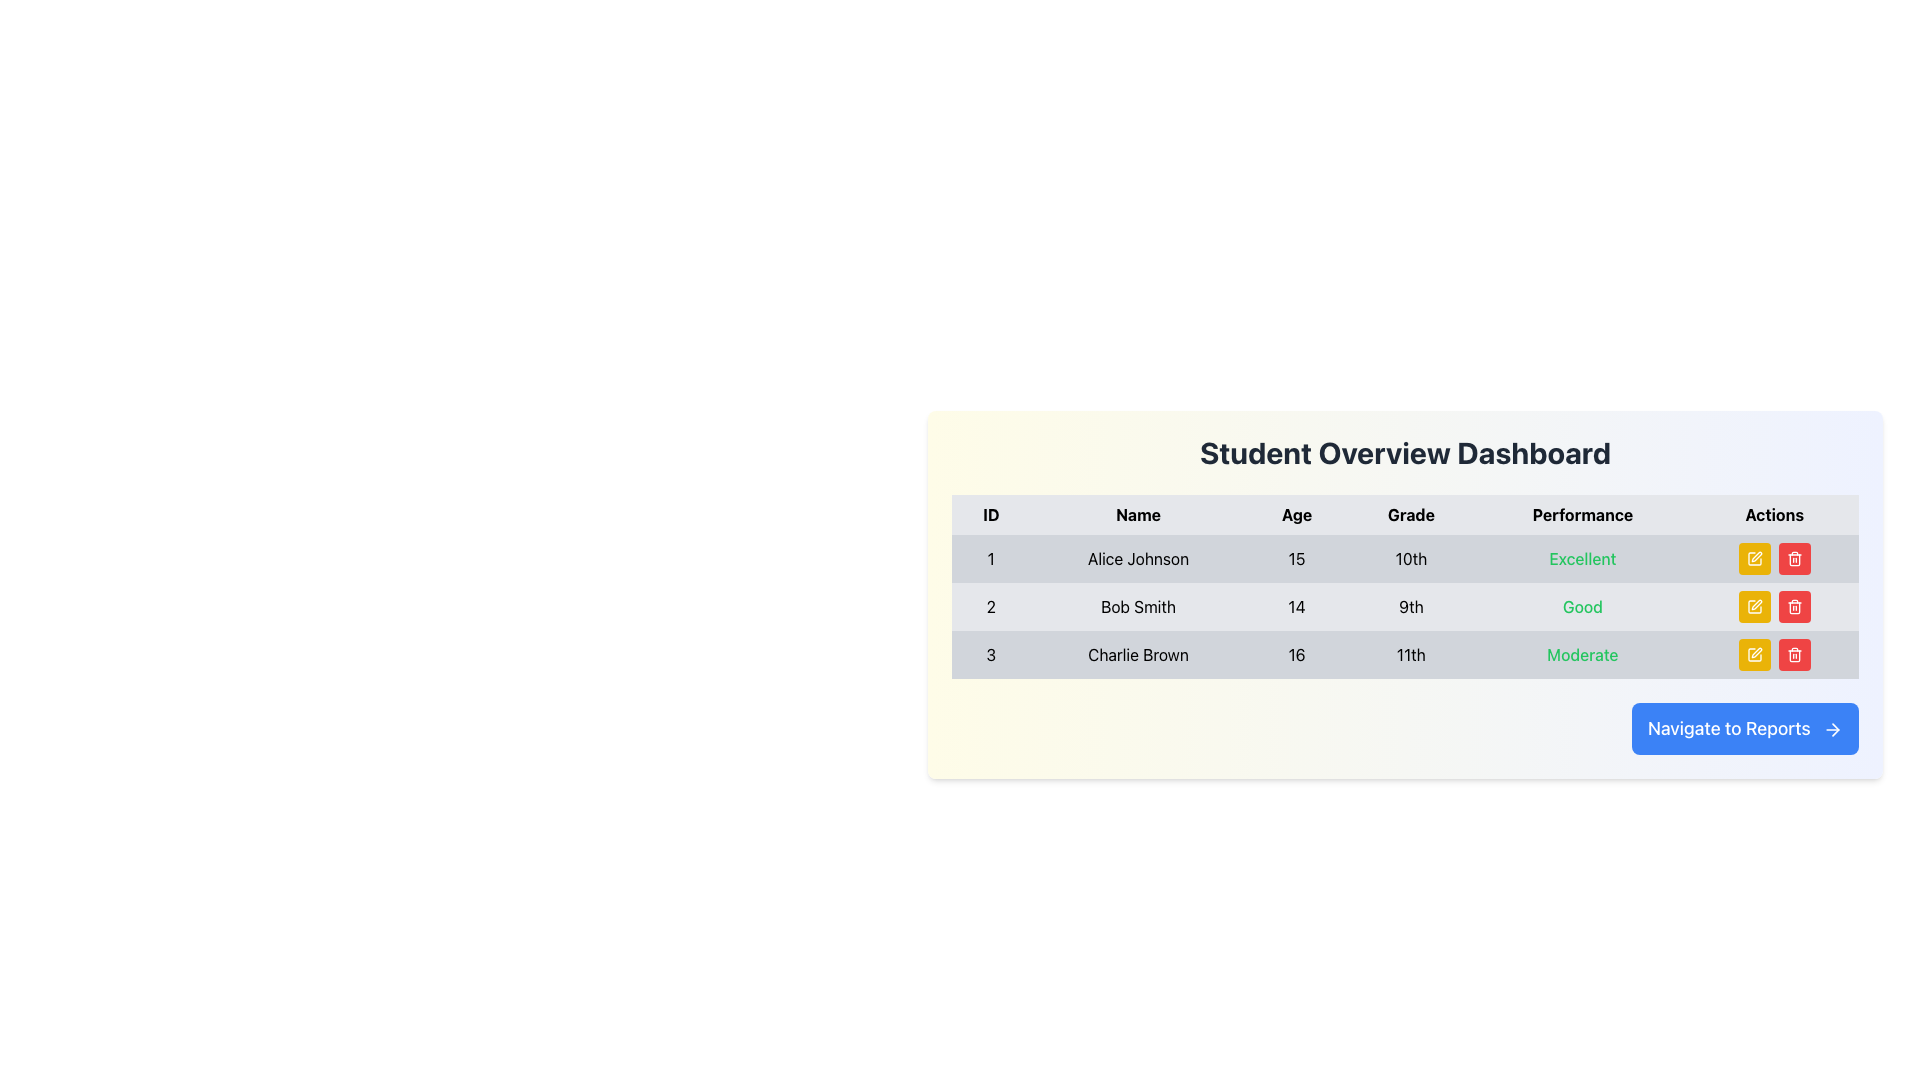  Describe the element at coordinates (1774, 655) in the screenshot. I see `the red button with the trash can icon located in the last row of the table under the 'Actions' column, adjacent to the 'Moderate' performance label` at that location.